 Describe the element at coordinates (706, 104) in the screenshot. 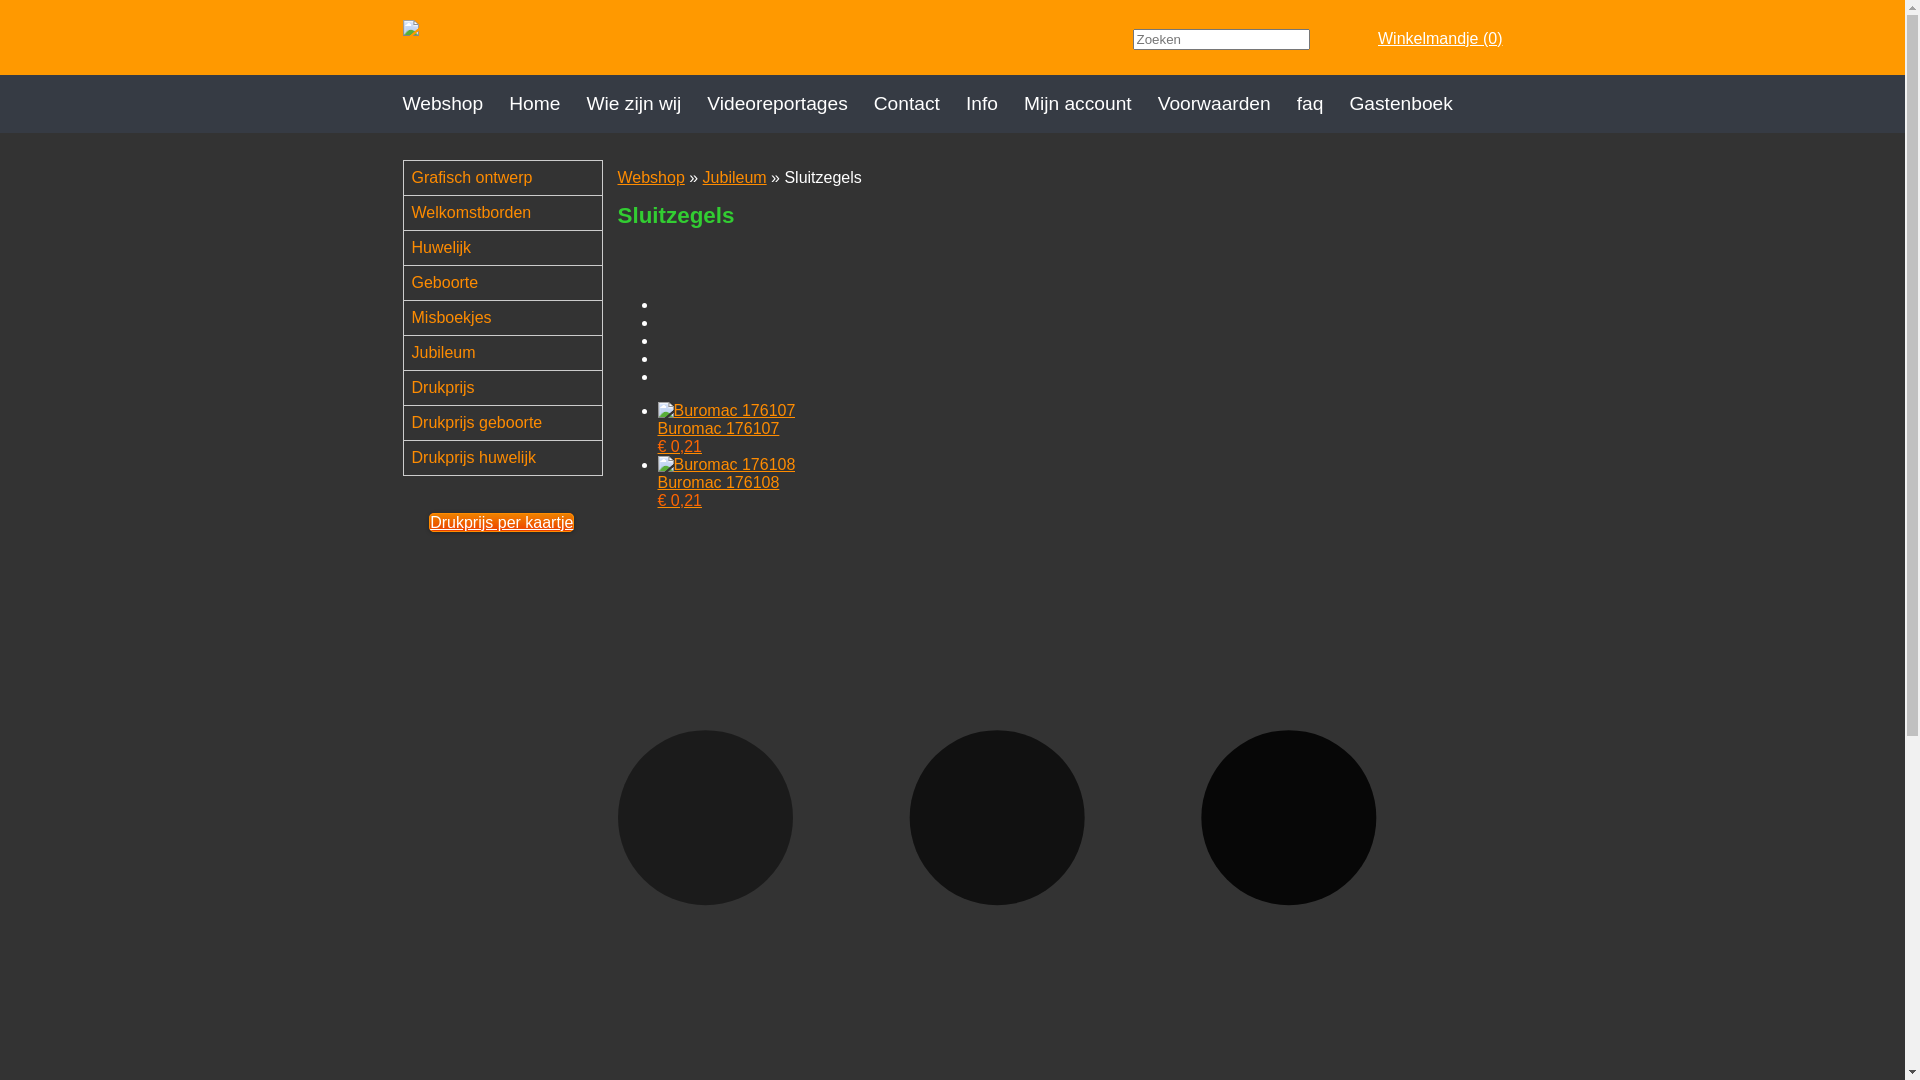

I see `'Videoreportages'` at that location.